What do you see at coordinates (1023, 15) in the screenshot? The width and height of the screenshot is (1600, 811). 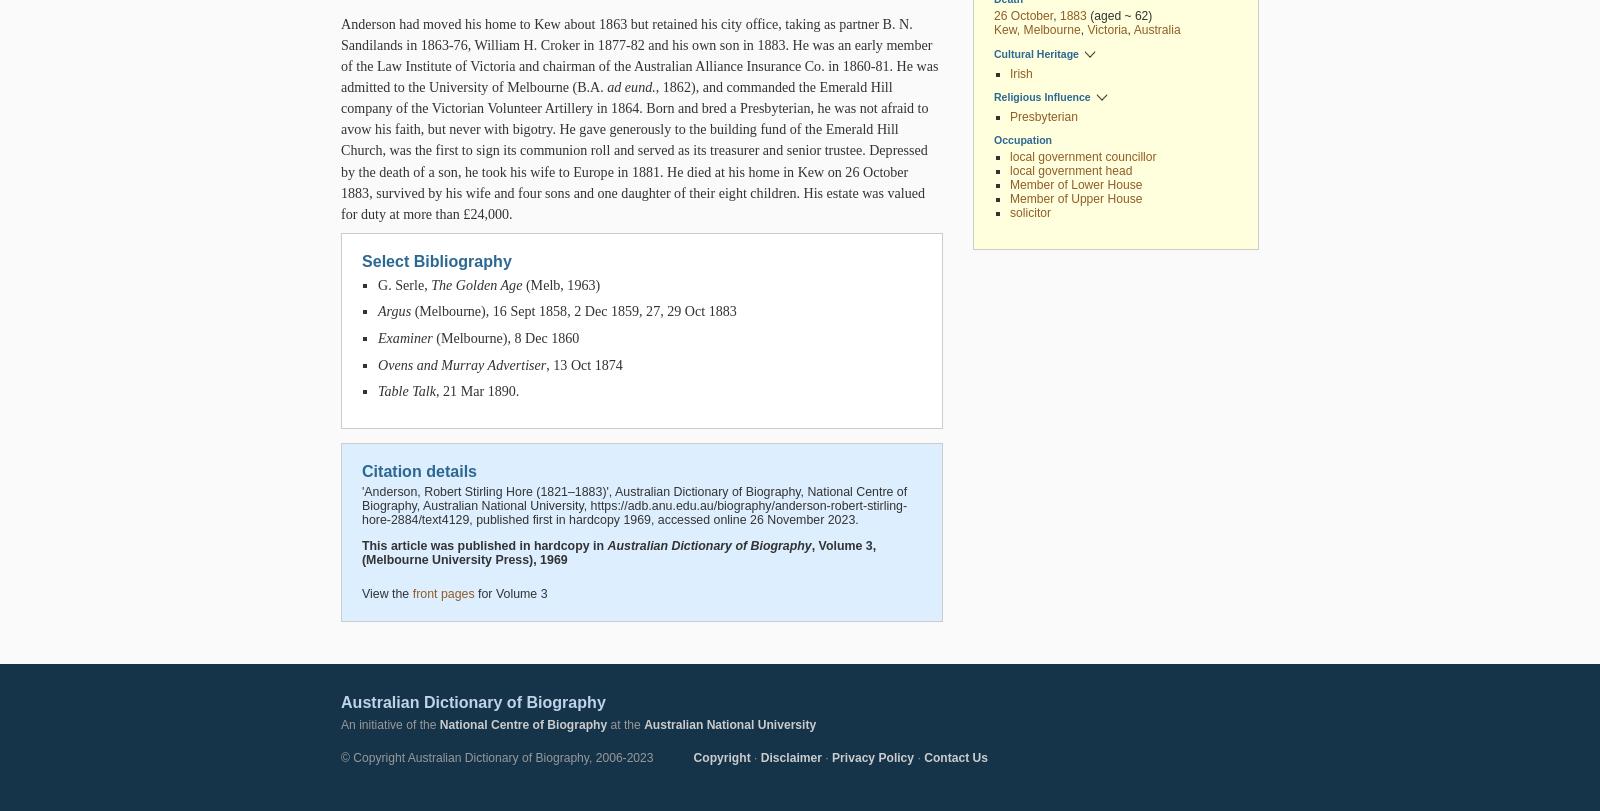 I see `'26 October'` at bounding box center [1023, 15].